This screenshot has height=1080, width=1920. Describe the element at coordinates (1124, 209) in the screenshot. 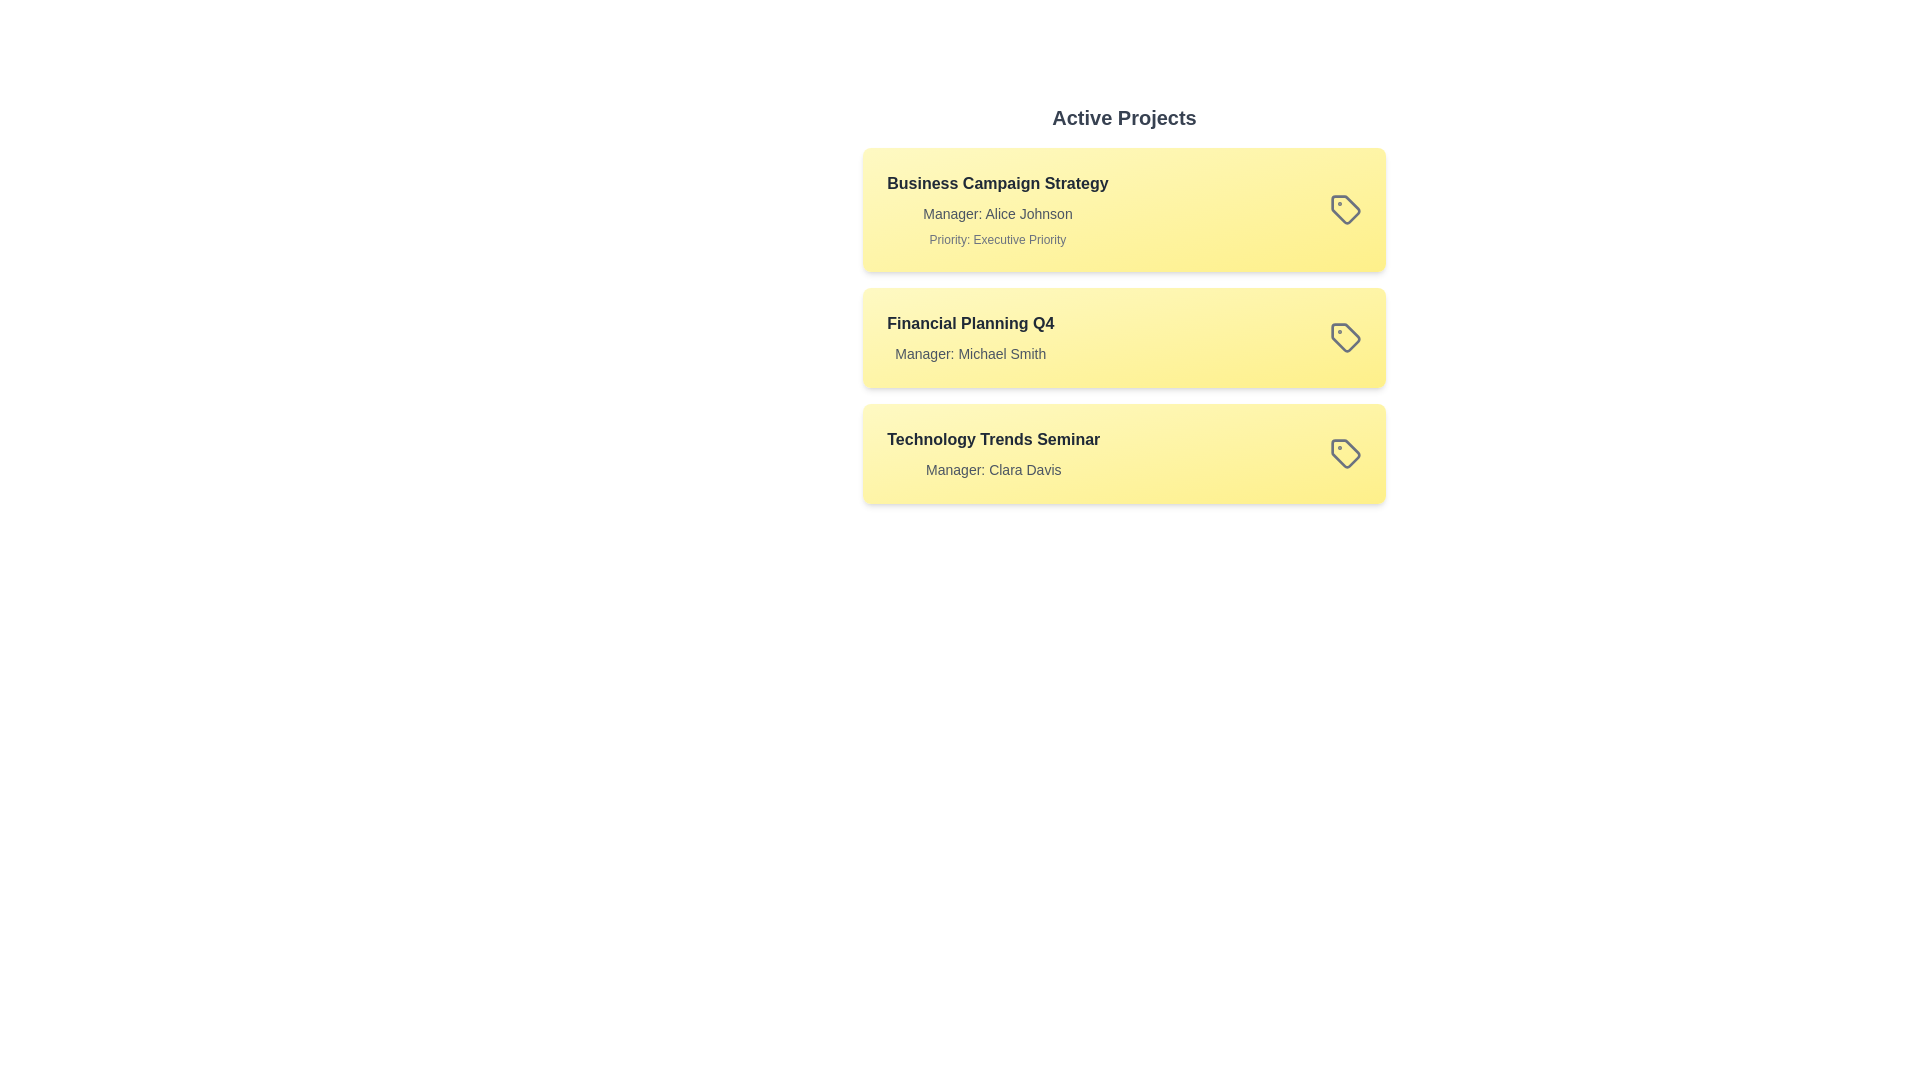

I see `the project titled 'Business Campaign Strategy' to observe visual feedback` at that location.